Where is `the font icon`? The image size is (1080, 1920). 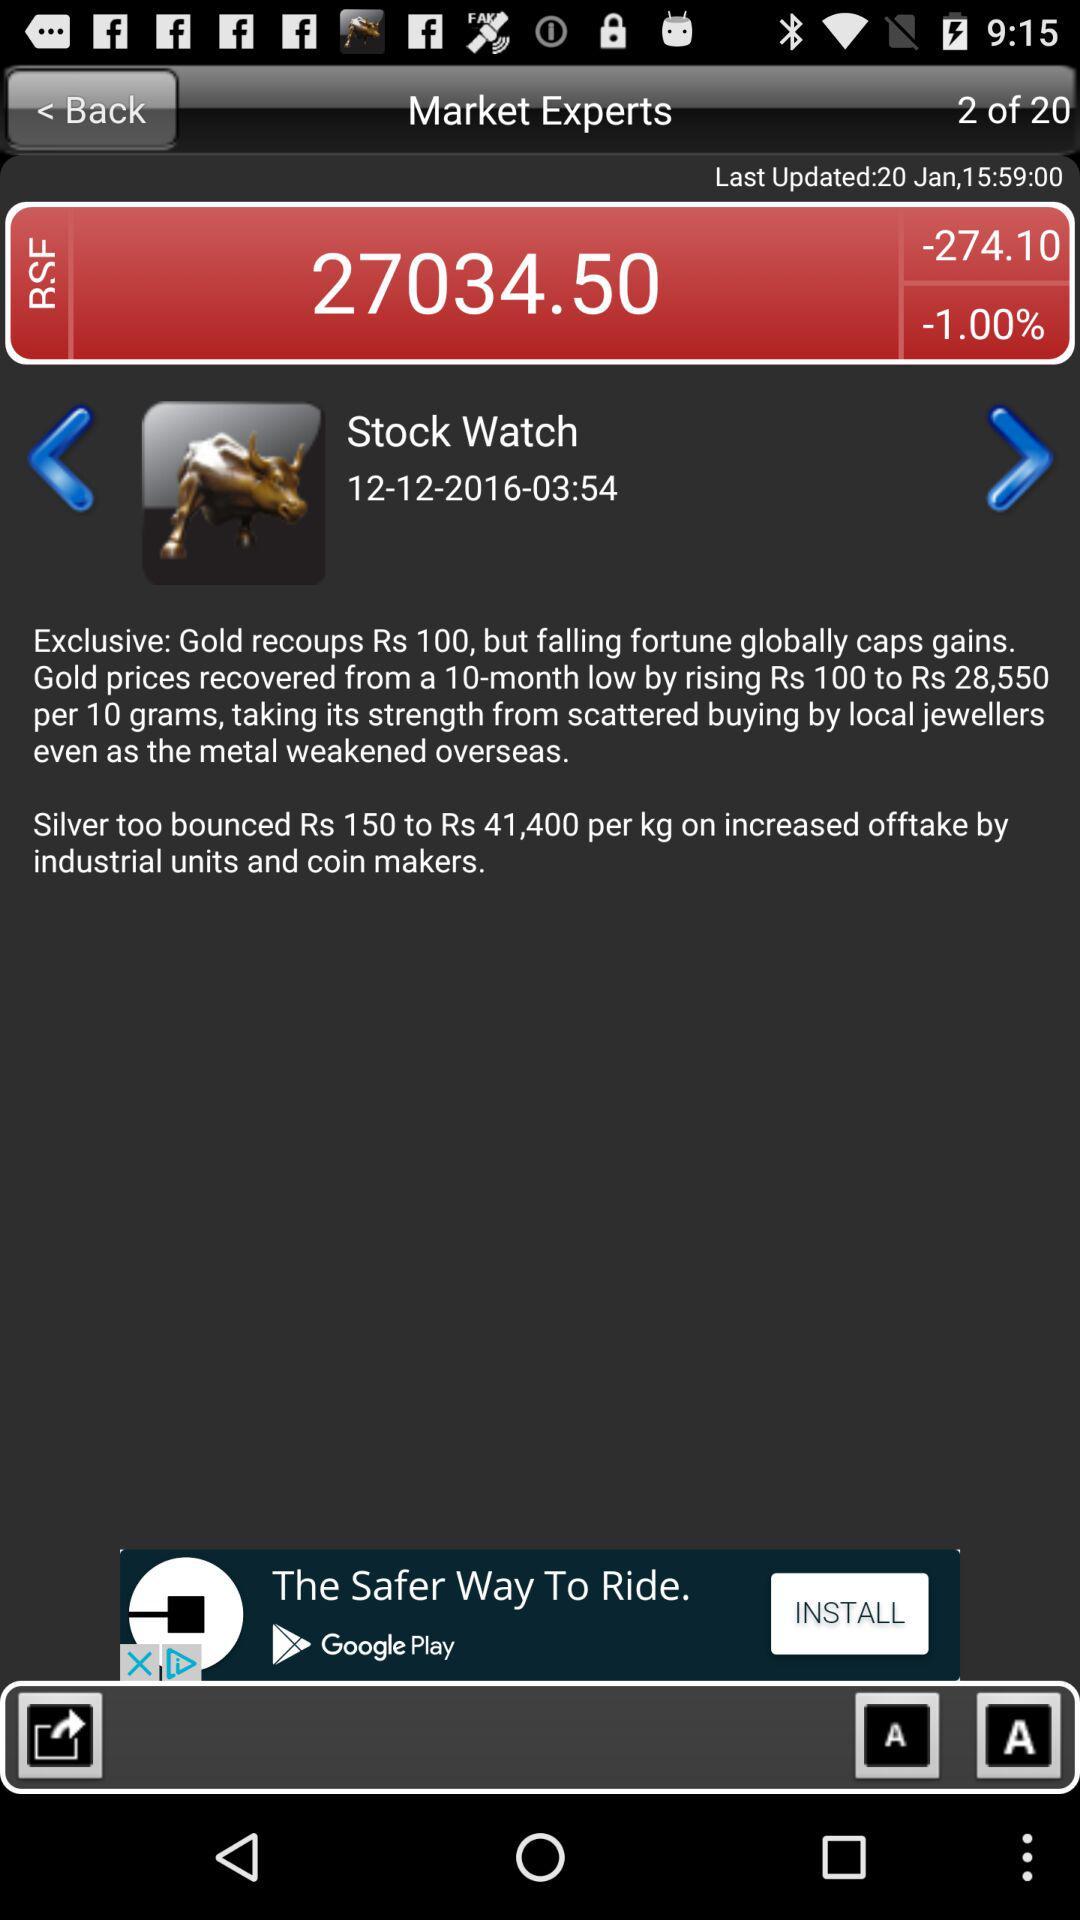 the font icon is located at coordinates (1019, 1862).